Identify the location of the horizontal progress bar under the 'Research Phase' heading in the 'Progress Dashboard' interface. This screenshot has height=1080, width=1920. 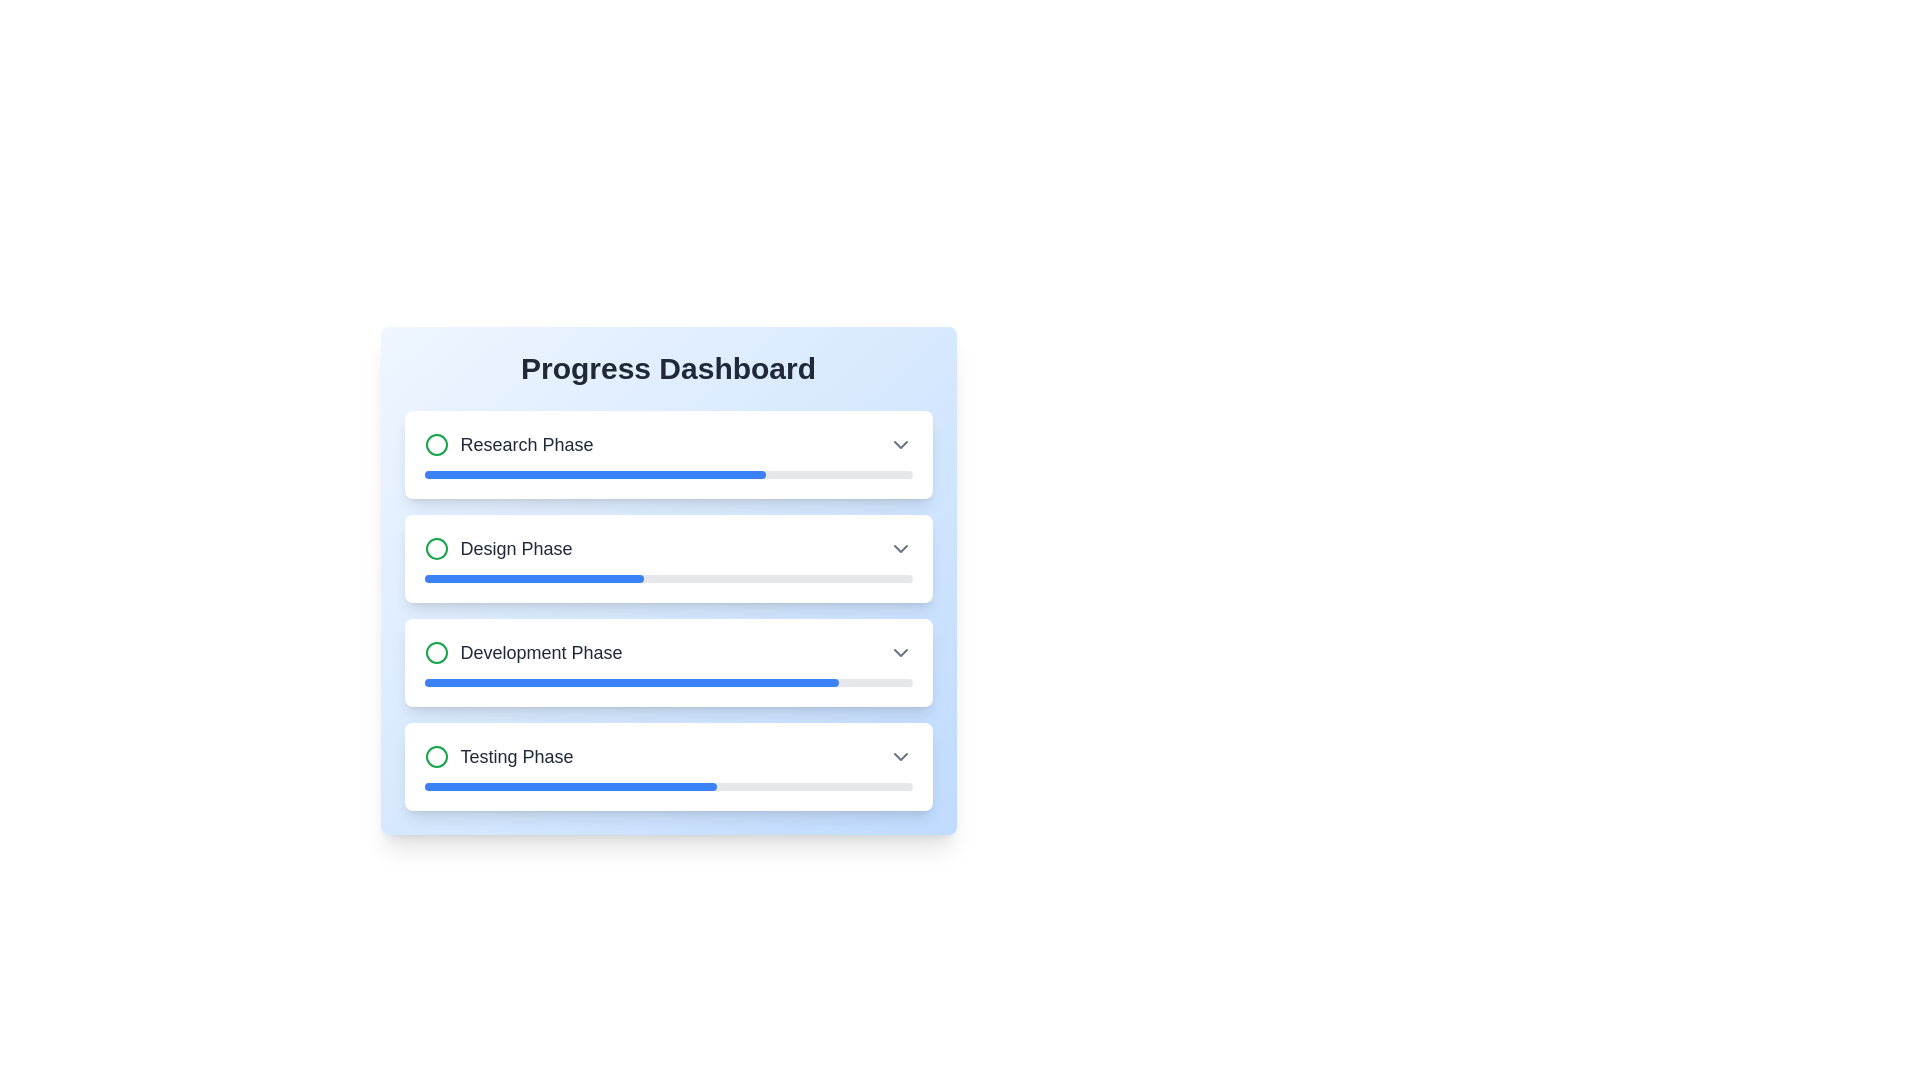
(668, 474).